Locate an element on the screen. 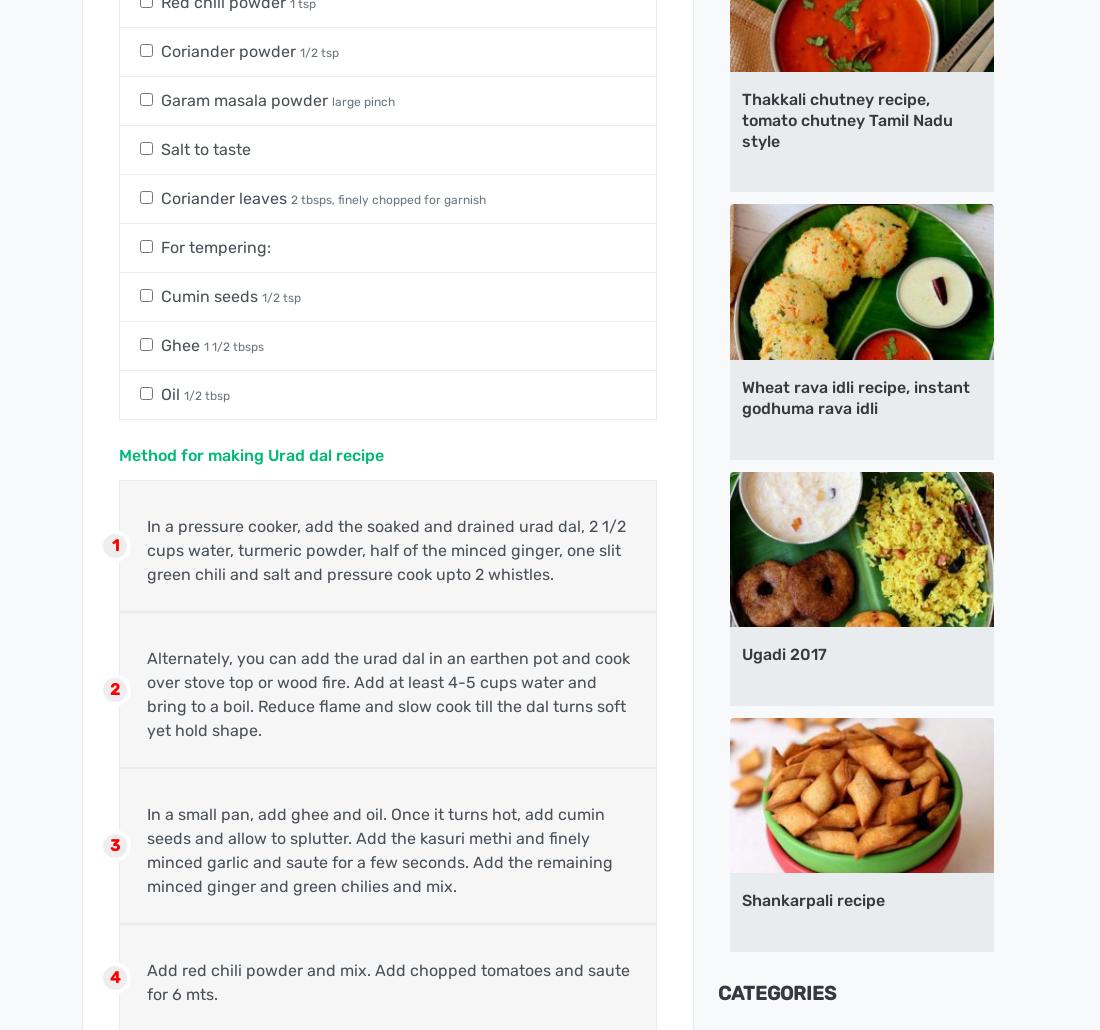  'Alternately, you can add the urad dal in an earthen pot and cook over stove top or wood fire. Add at least 4-5 cups water and bring to a boil. Reduce flame and slow cook till the dal turns soft yet hold shape.' is located at coordinates (145, 693).